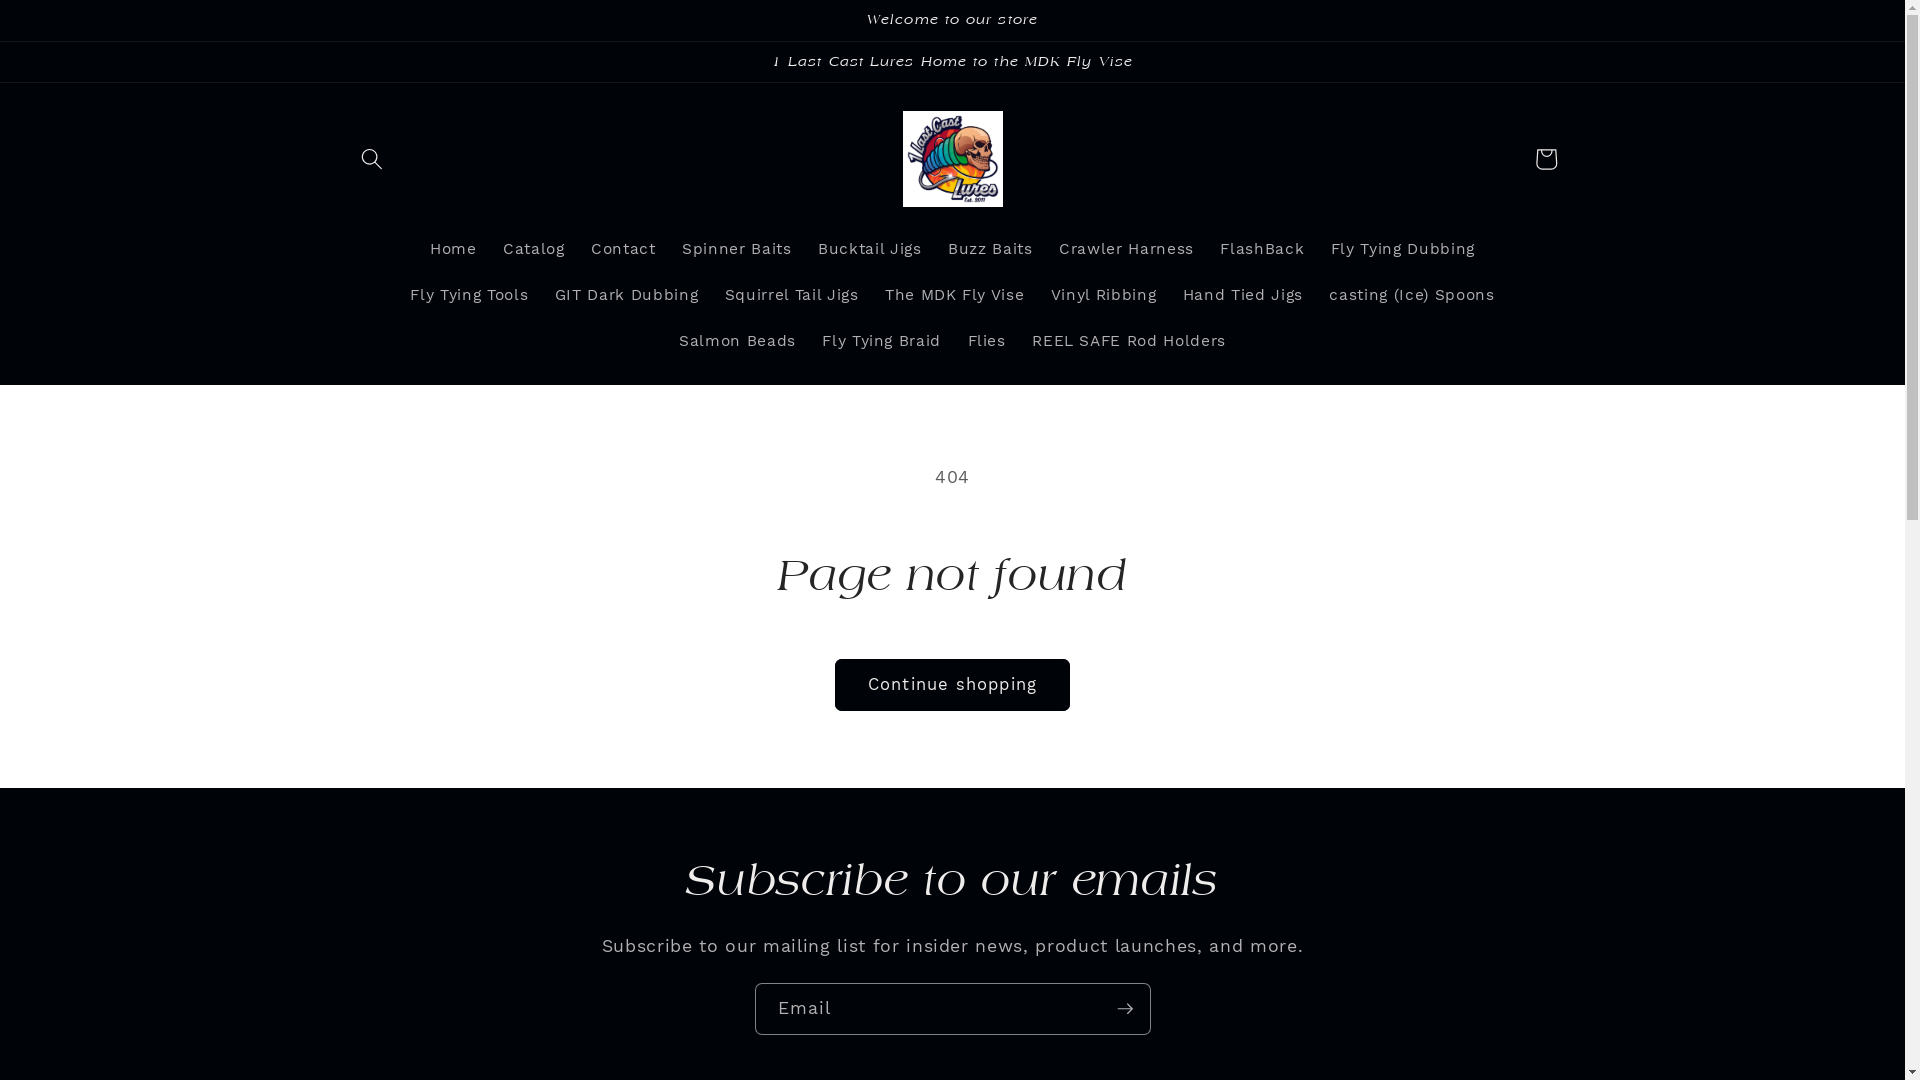 This screenshot has height=1080, width=1920. What do you see at coordinates (533, 249) in the screenshot?
I see `'Catalog'` at bounding box center [533, 249].